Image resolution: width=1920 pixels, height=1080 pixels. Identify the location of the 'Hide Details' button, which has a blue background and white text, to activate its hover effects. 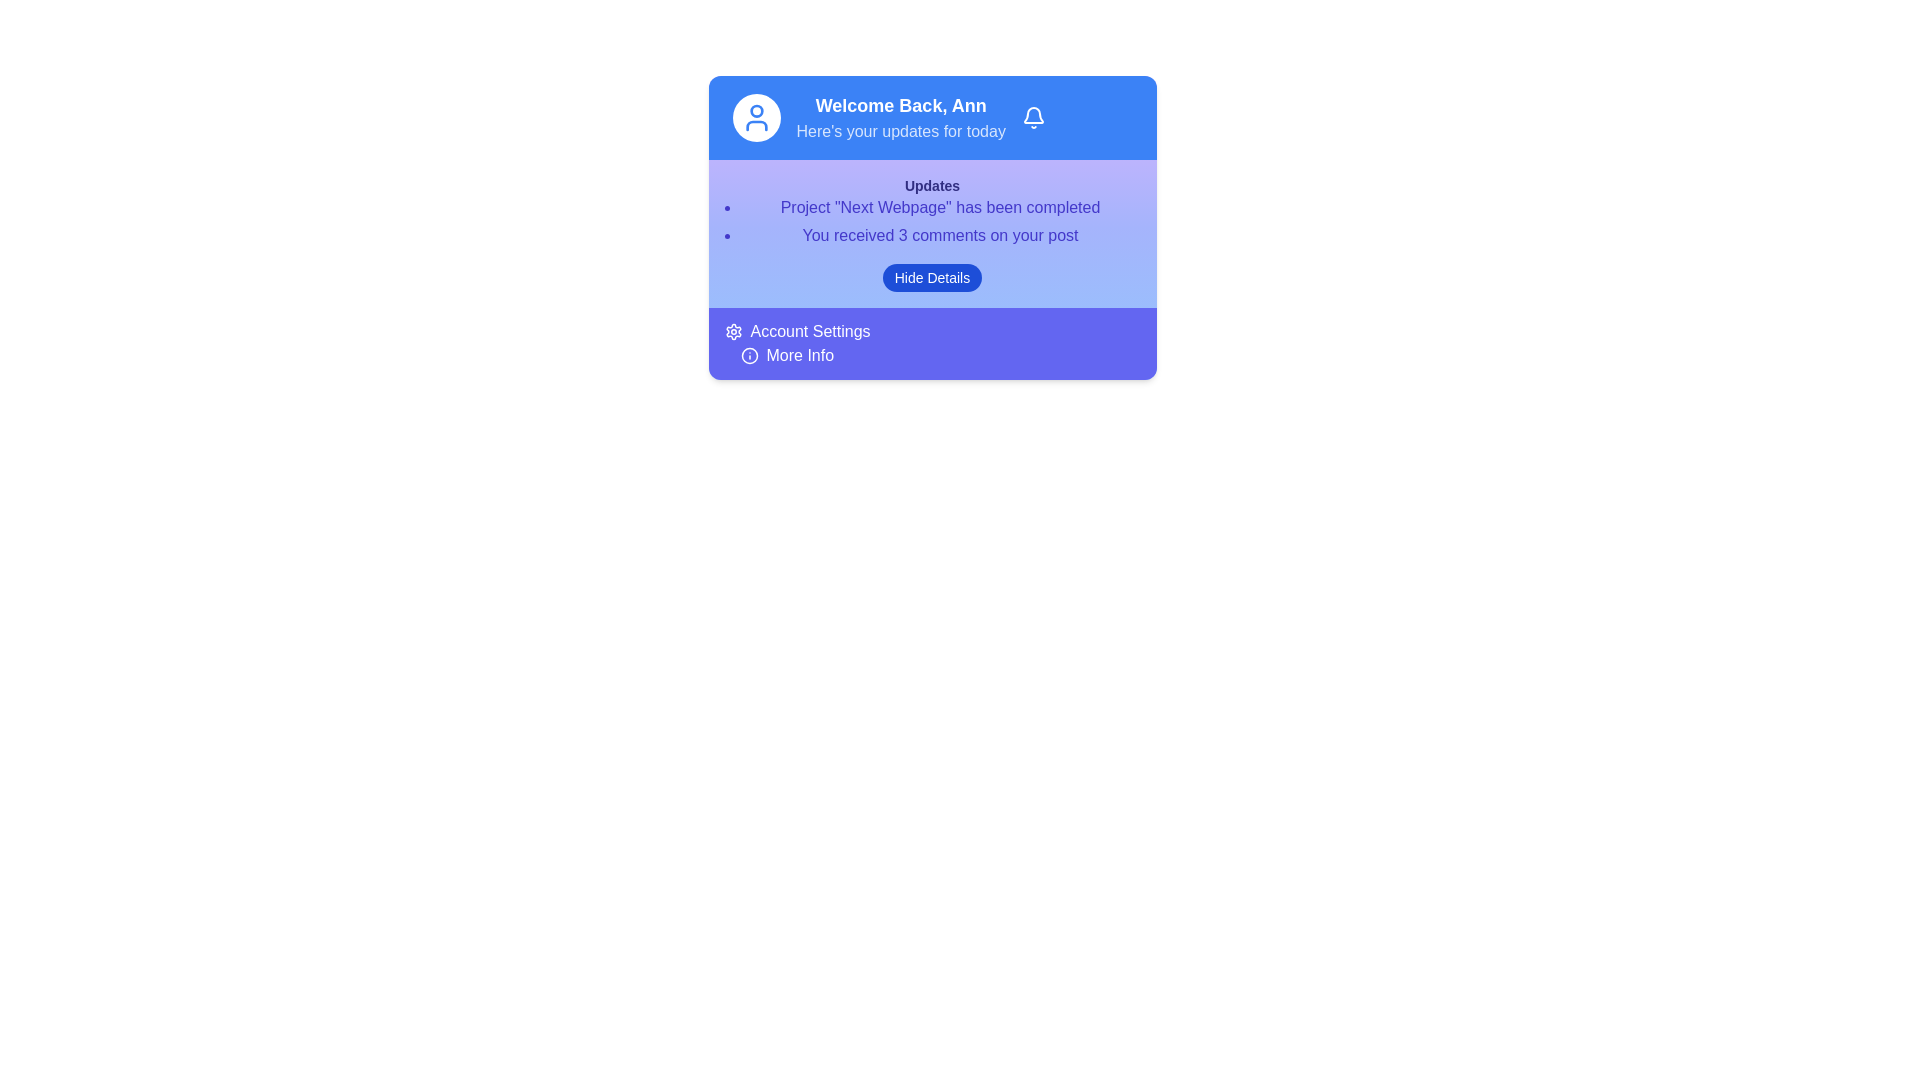
(931, 277).